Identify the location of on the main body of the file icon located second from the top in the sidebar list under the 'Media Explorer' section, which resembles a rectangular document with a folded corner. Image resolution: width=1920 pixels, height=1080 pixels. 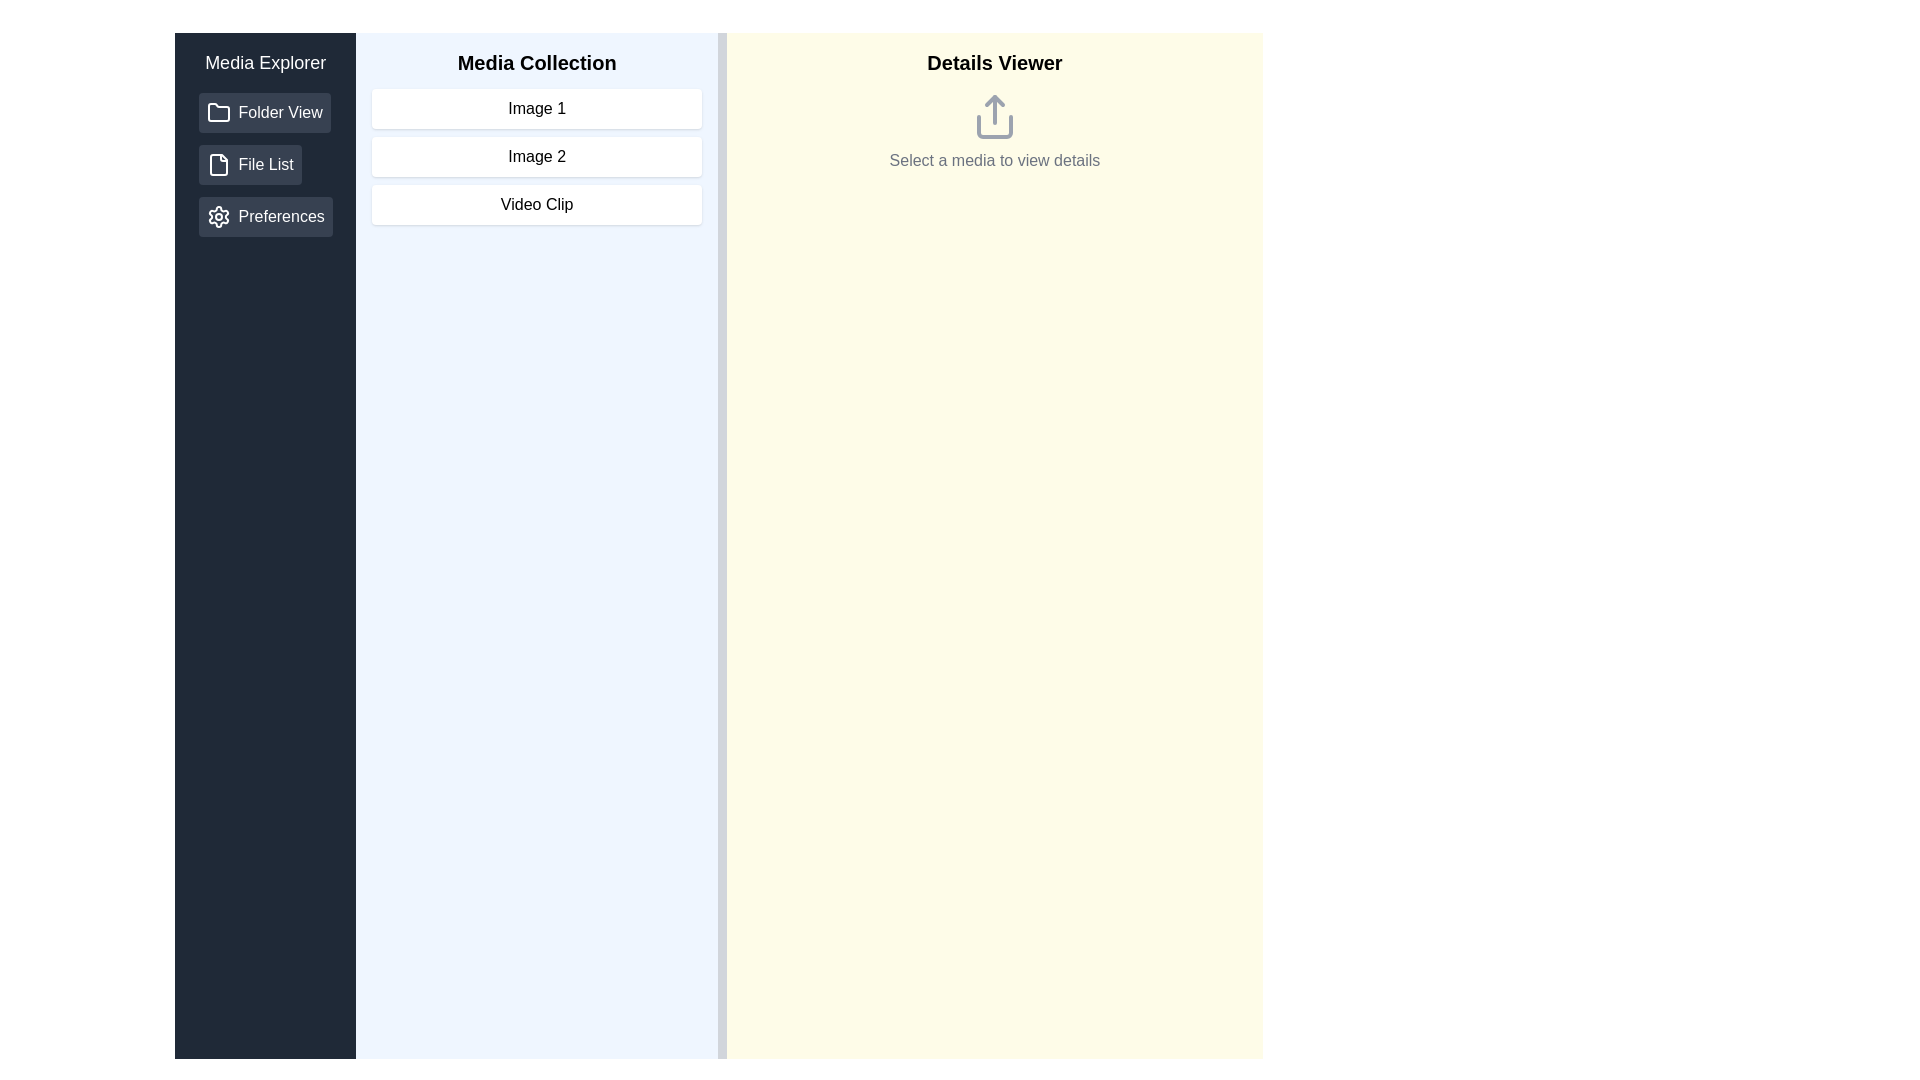
(218, 164).